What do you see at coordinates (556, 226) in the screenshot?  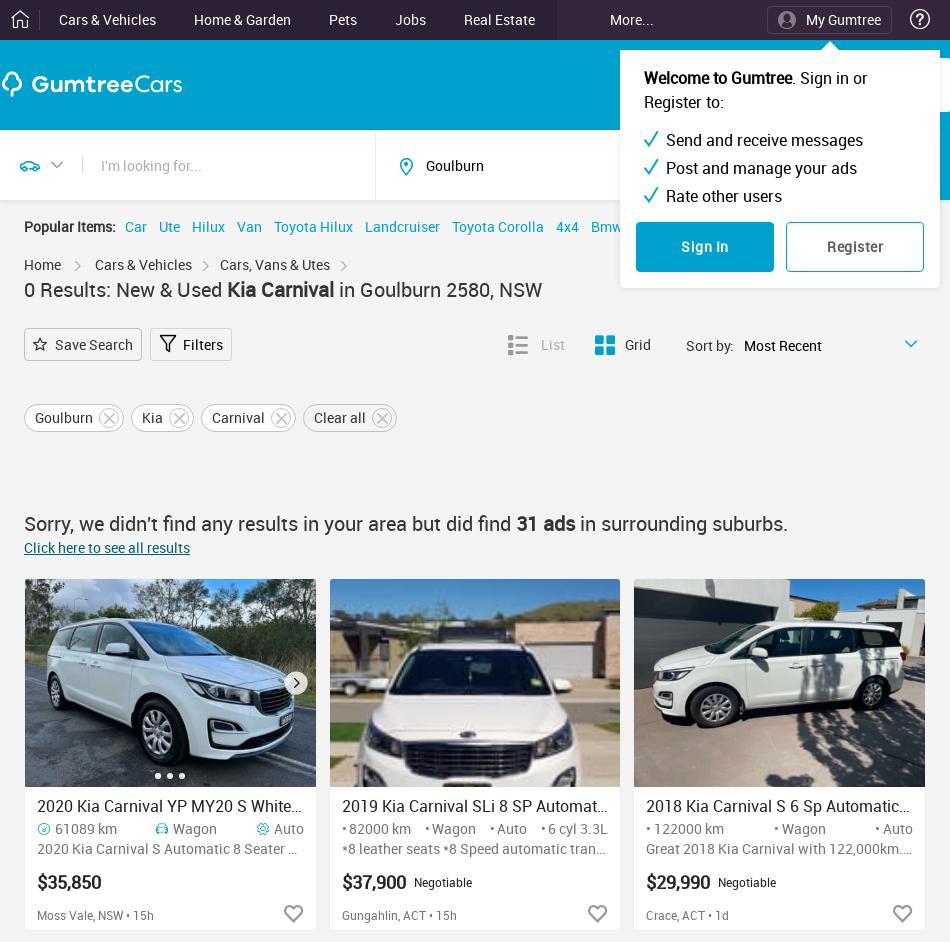 I see `'4x4'` at bounding box center [556, 226].